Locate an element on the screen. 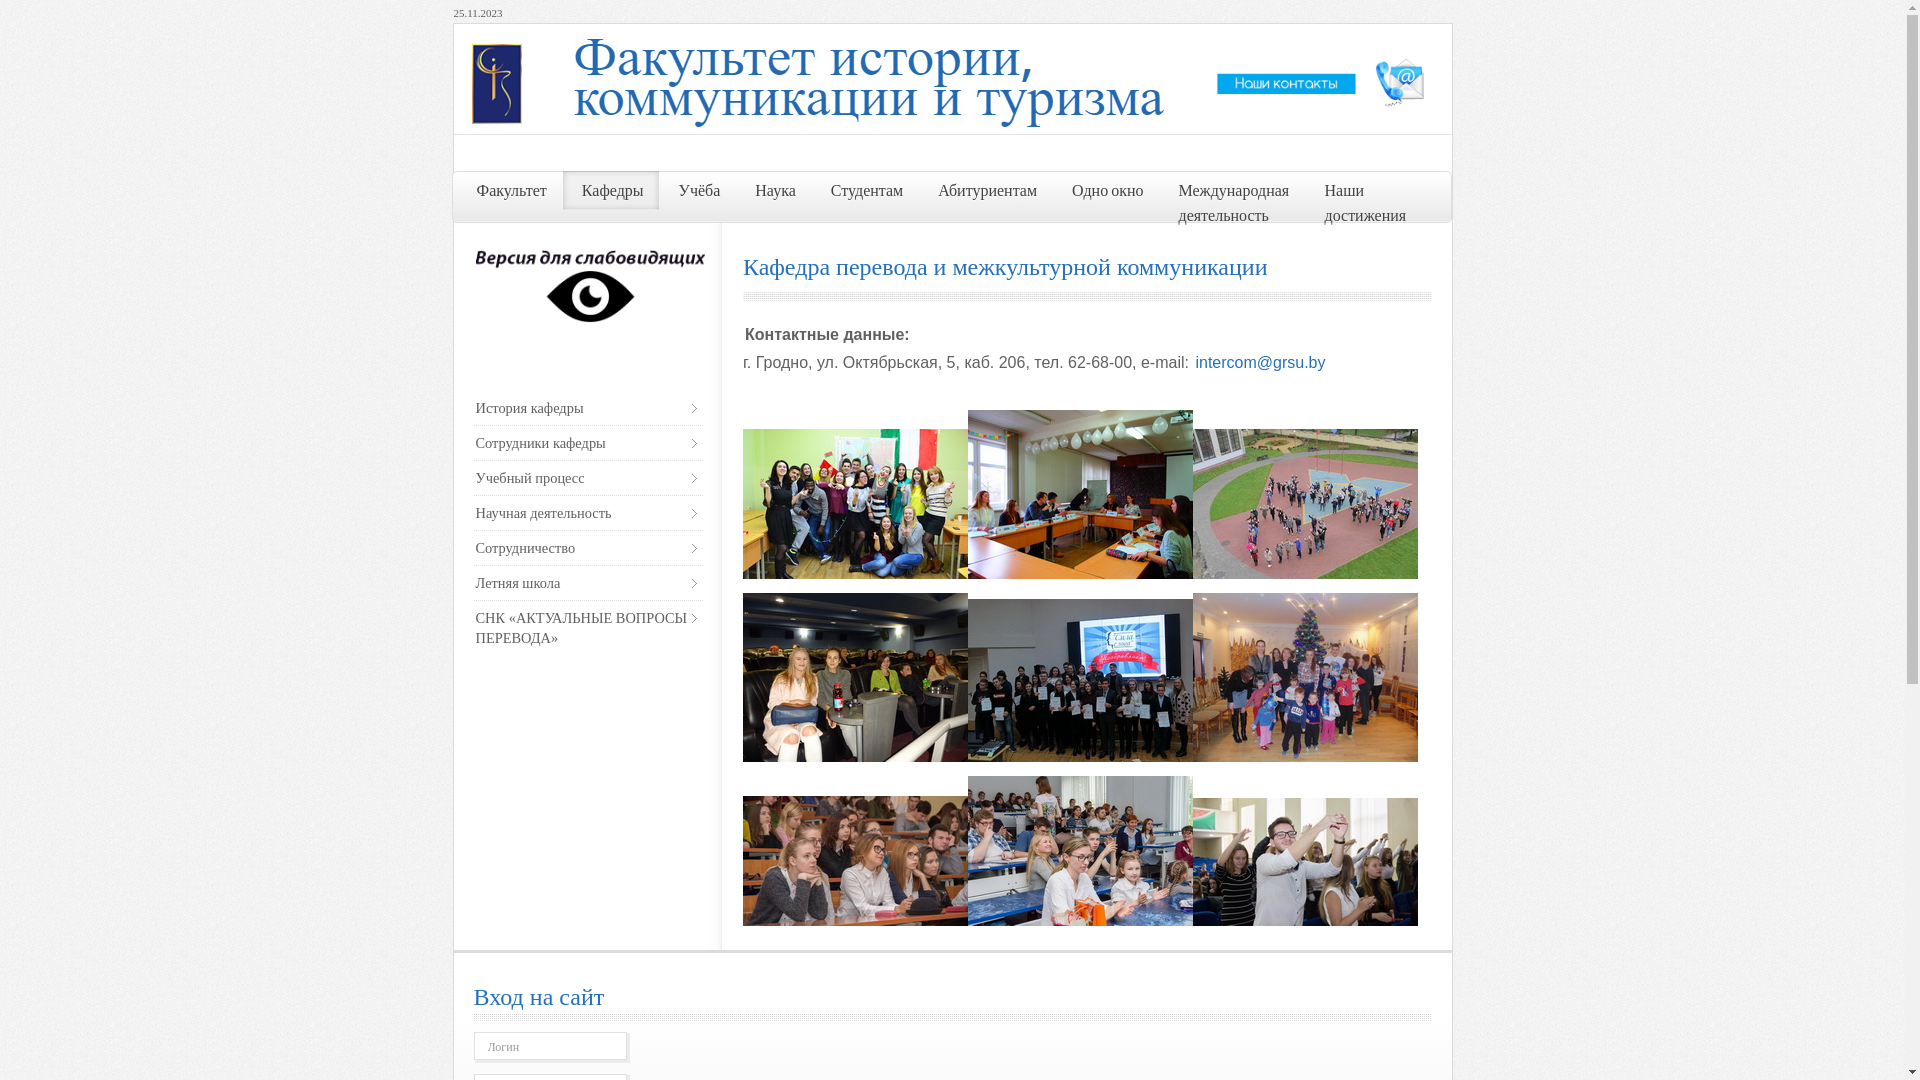 The image size is (1920, 1080). 'intercom@grsu.by' is located at coordinates (1258, 362).